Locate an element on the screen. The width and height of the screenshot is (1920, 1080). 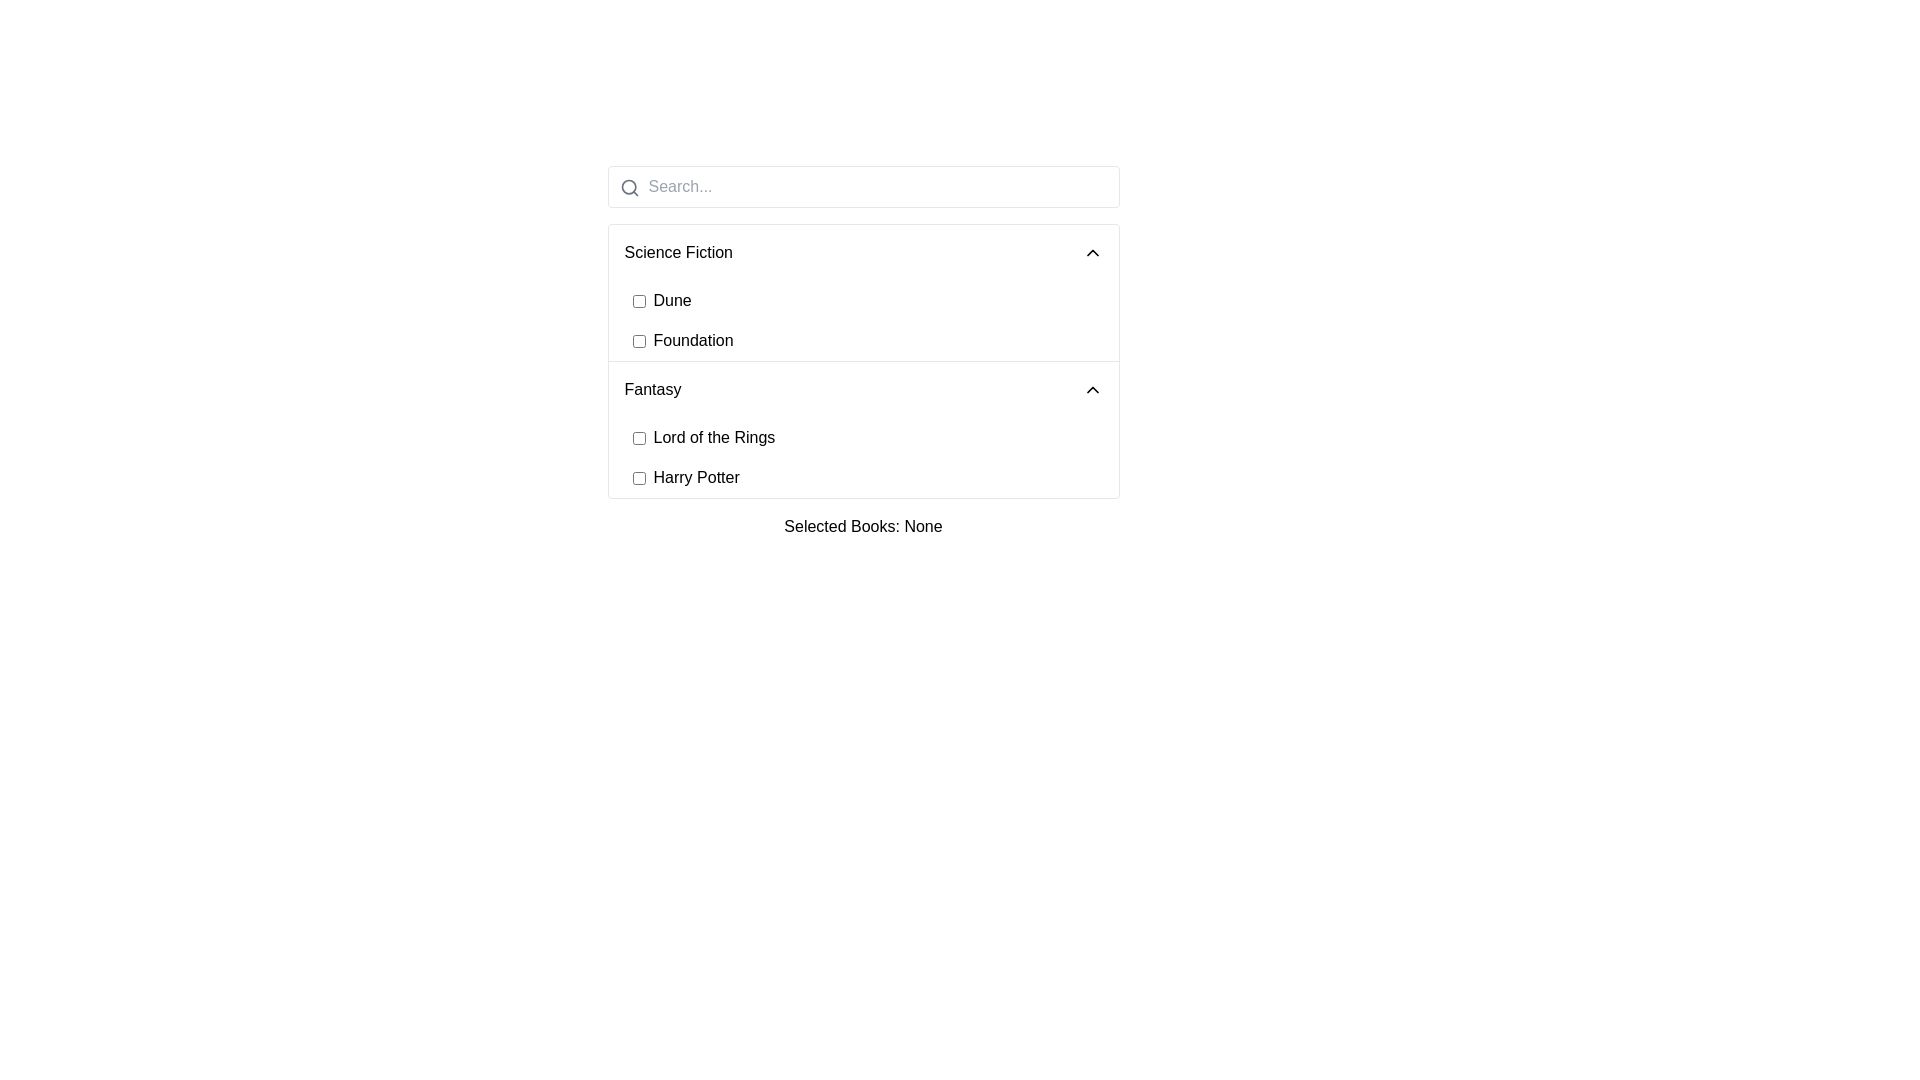
the checkbox for the 'Lord of the Rings' selection list item located is located at coordinates (875, 437).